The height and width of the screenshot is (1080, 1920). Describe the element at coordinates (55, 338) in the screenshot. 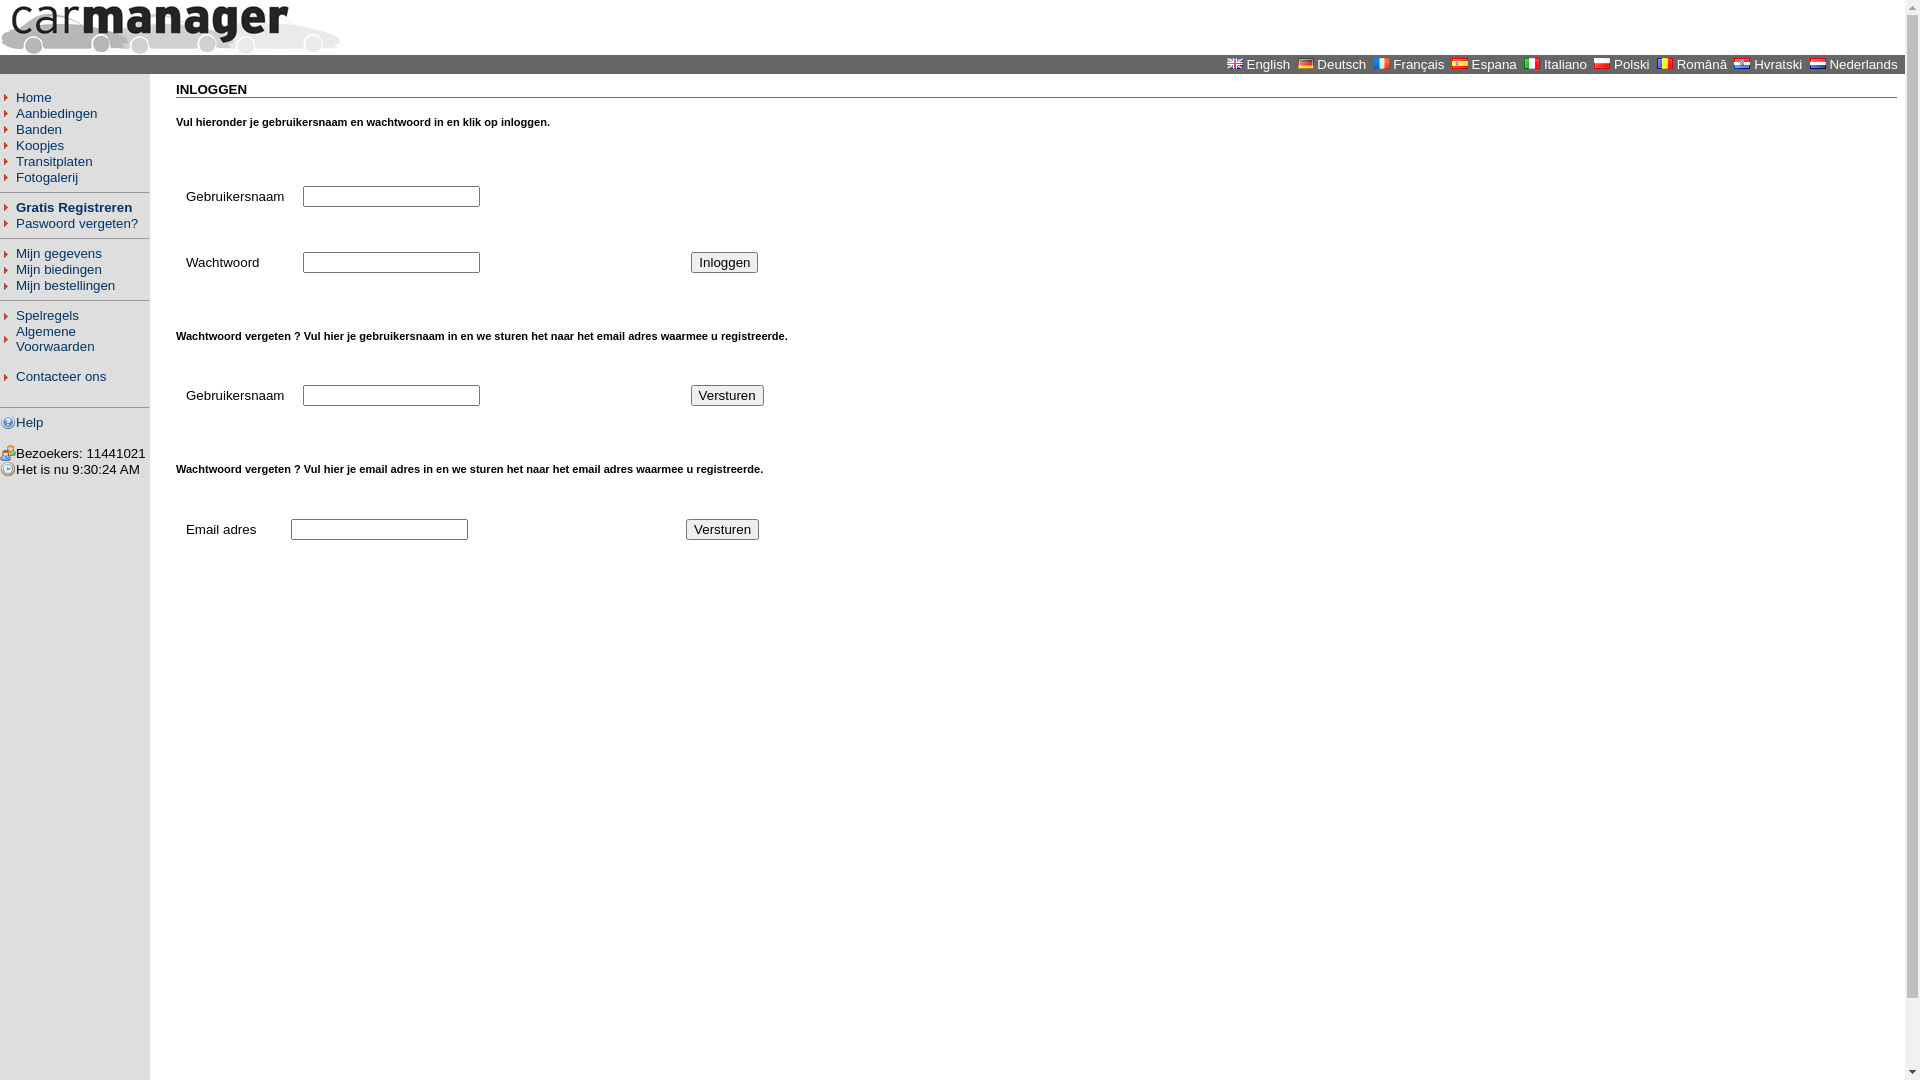

I see `'Algemene Voorwaarden'` at that location.